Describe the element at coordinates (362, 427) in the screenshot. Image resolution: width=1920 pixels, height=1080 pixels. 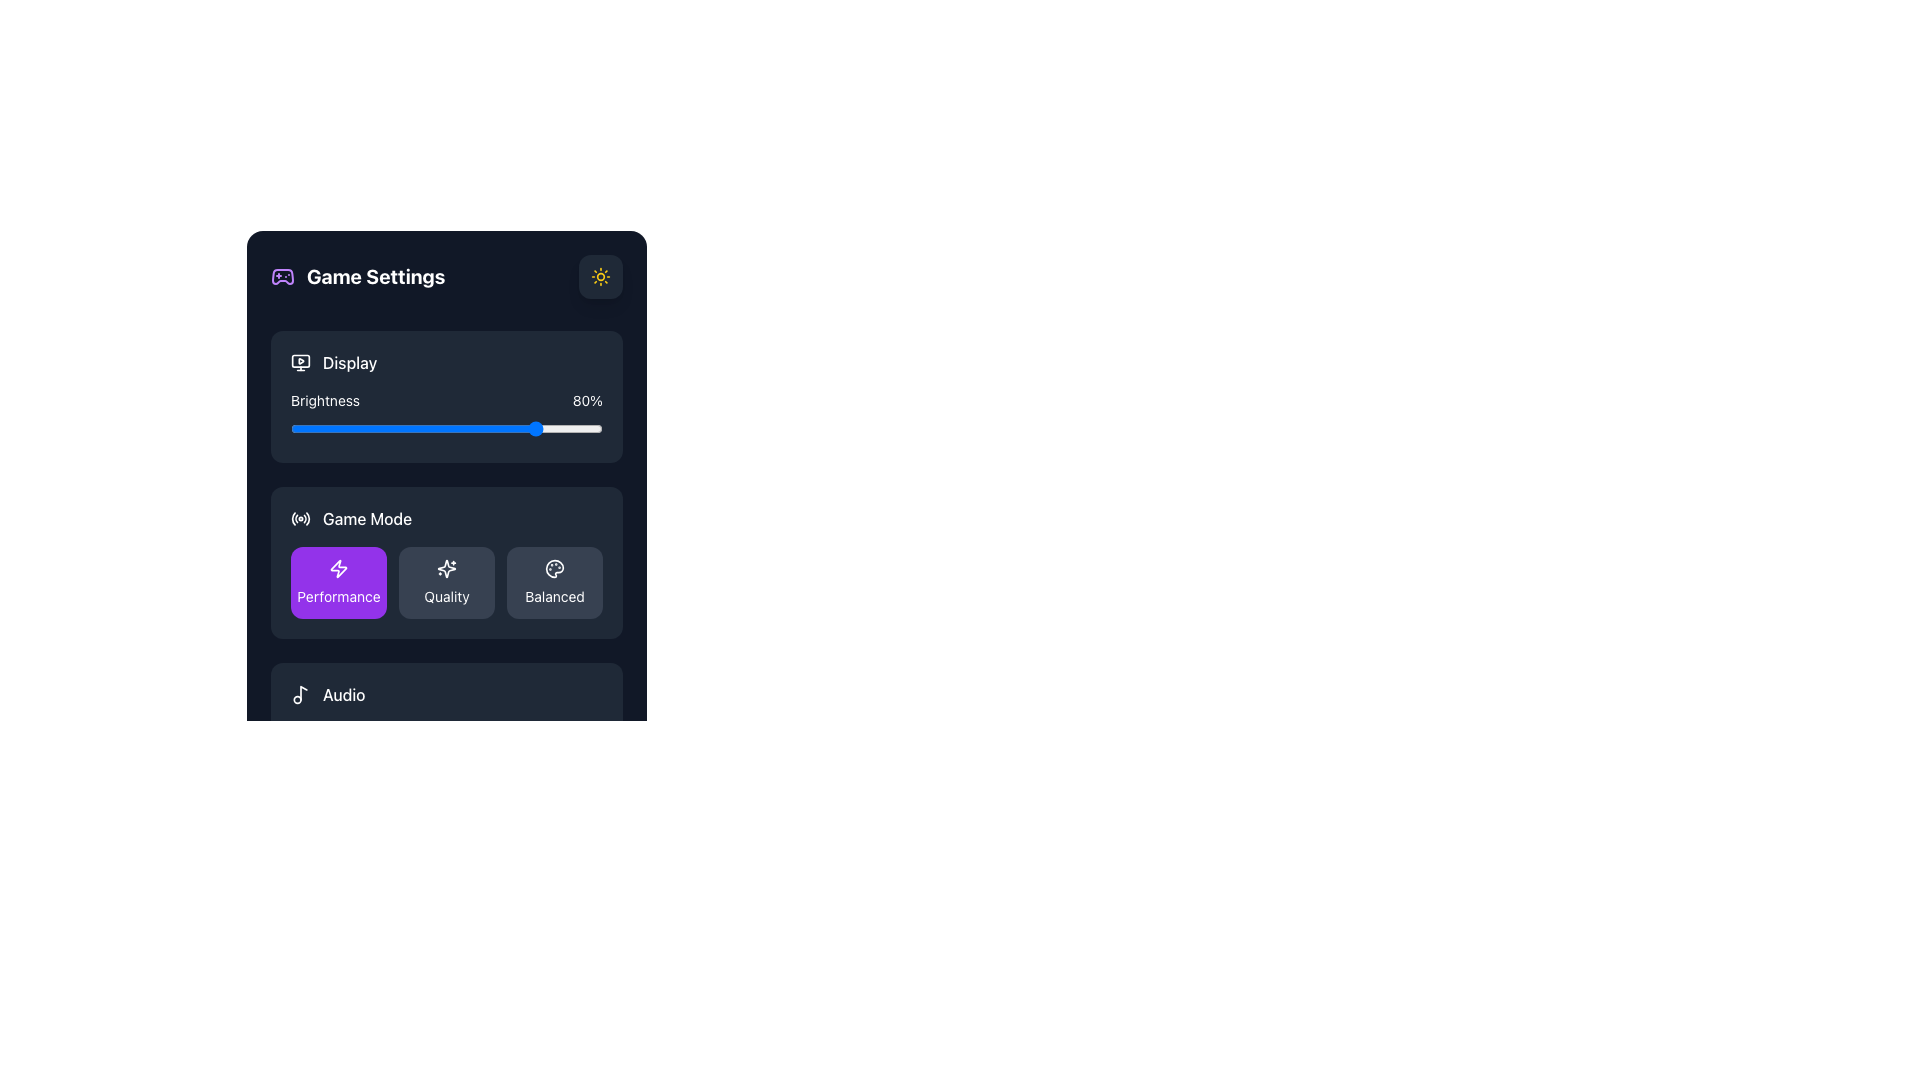
I see `brightness` at that location.